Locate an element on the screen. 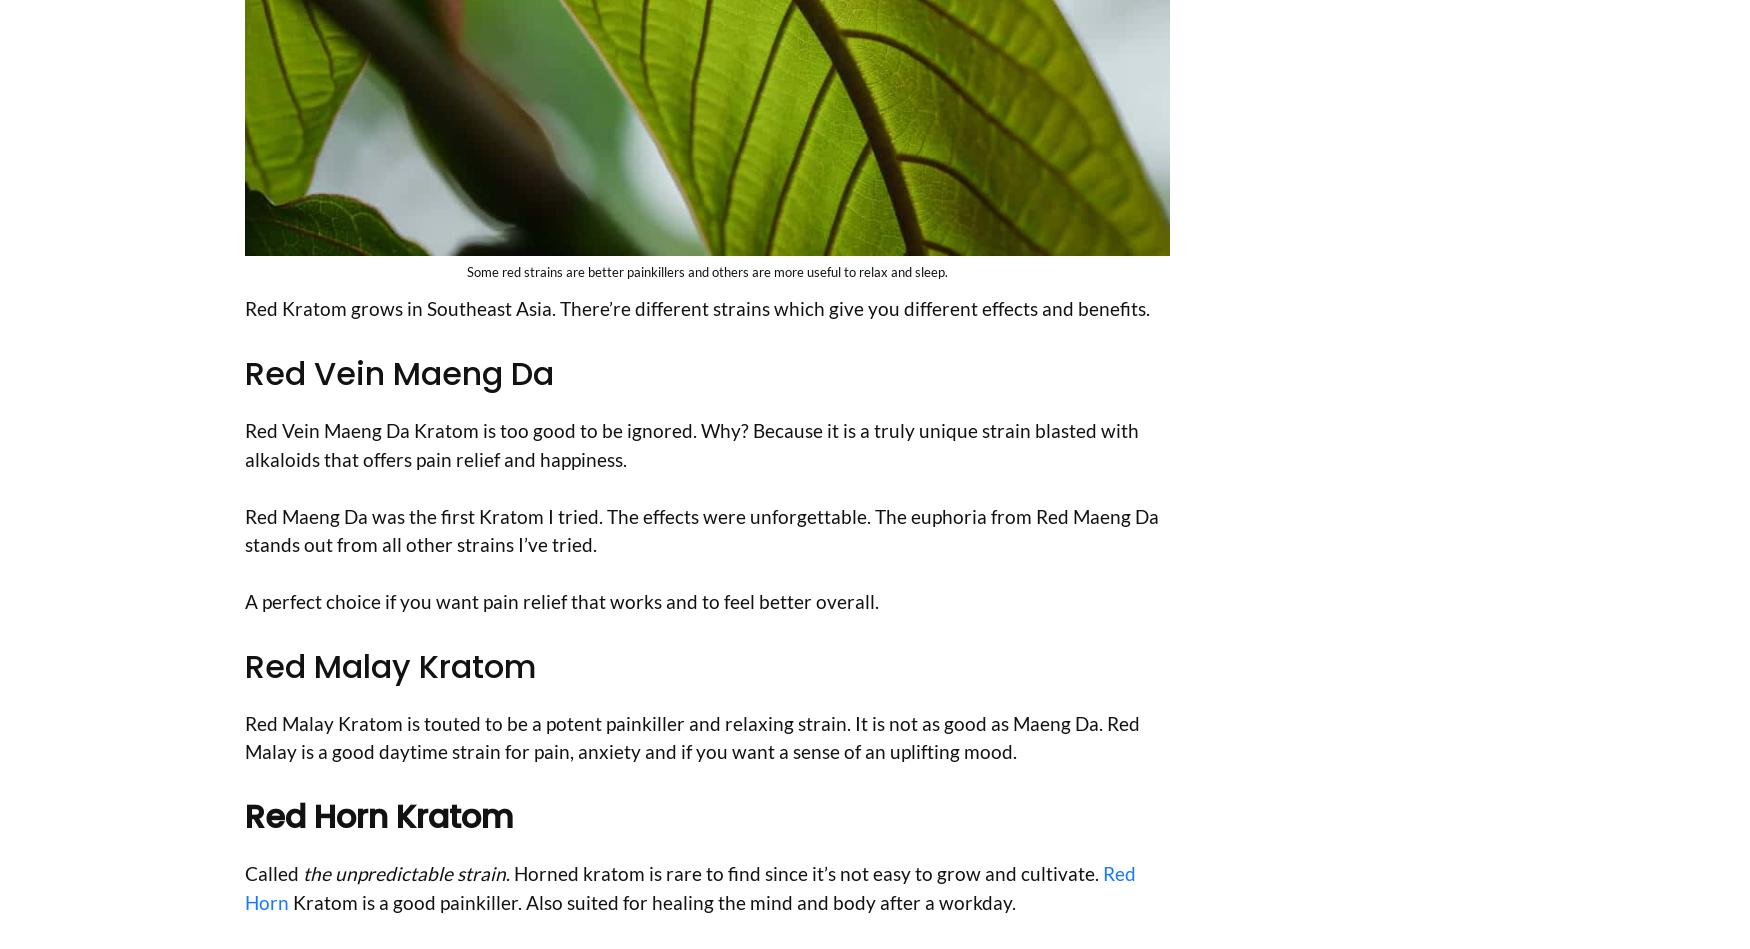  'Red Vein Maeng Da' is located at coordinates (398, 373).